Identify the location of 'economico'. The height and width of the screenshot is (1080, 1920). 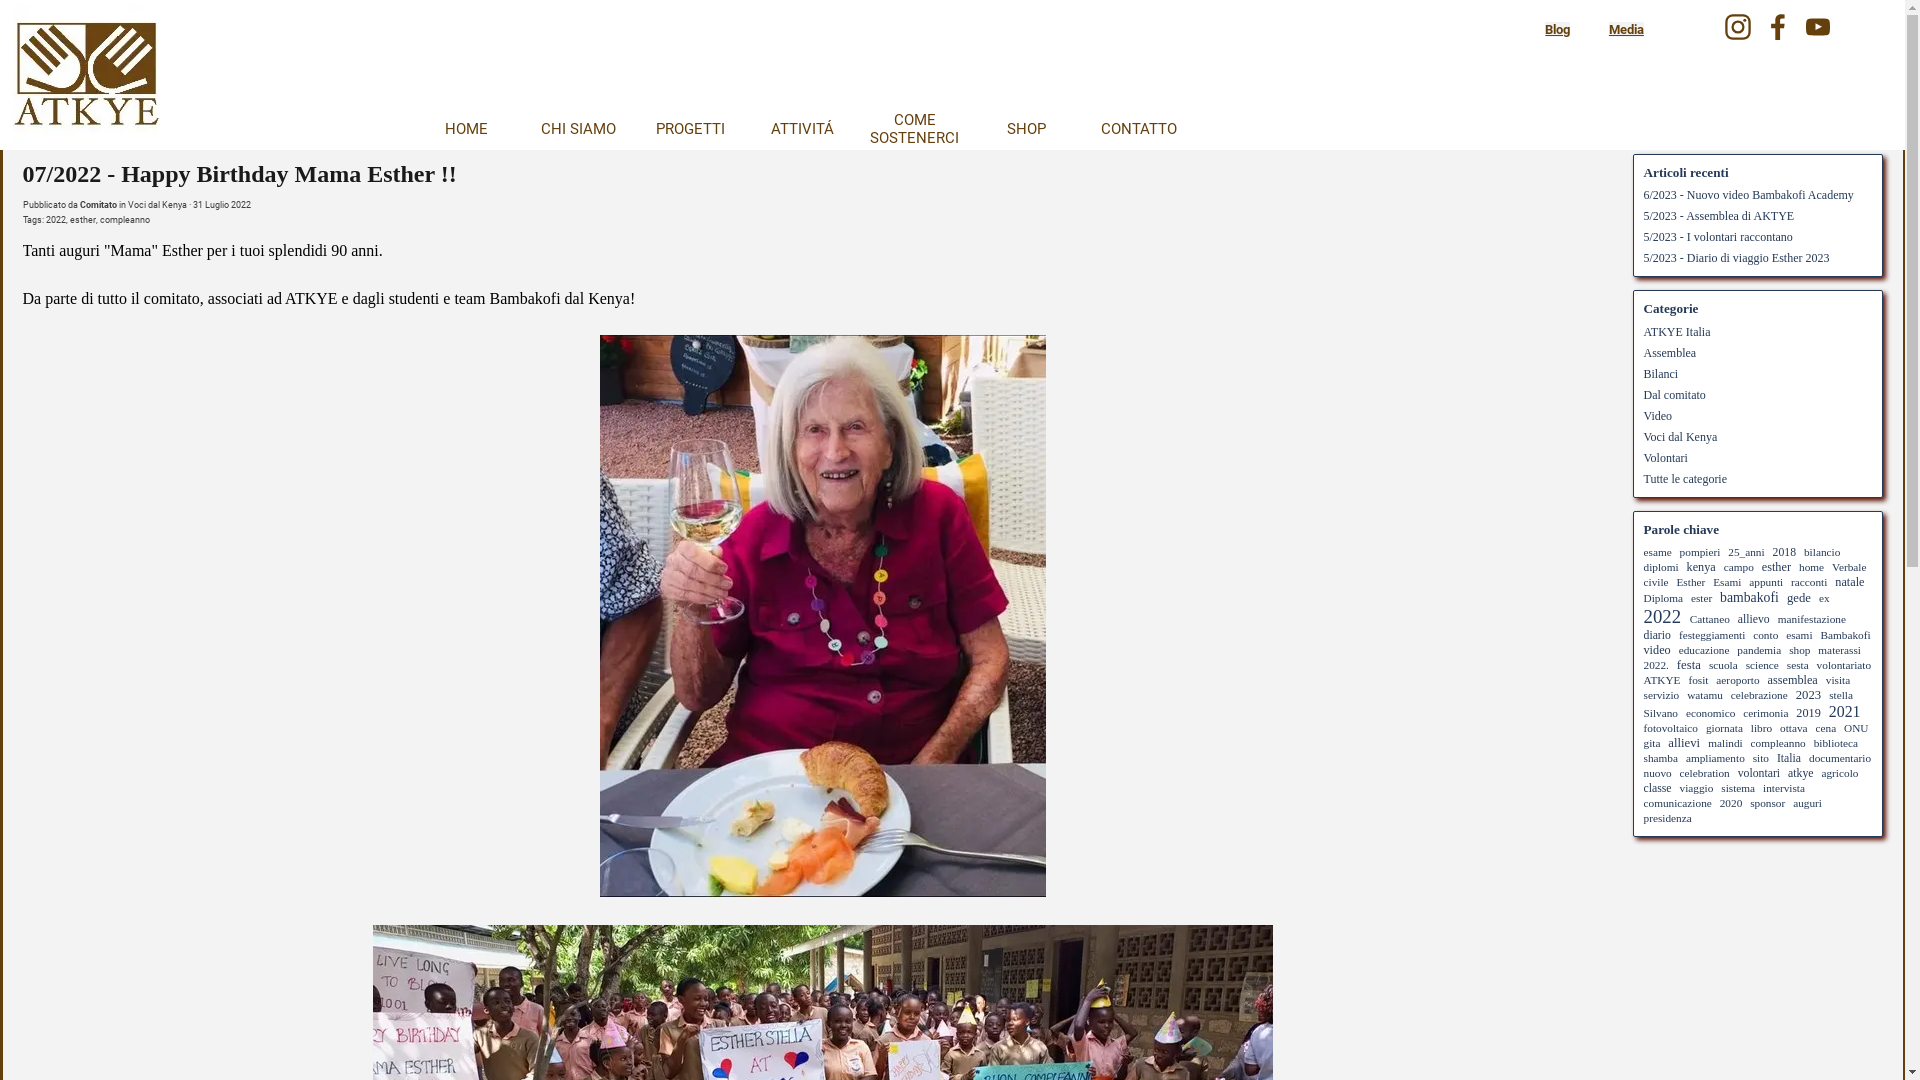
(1709, 712).